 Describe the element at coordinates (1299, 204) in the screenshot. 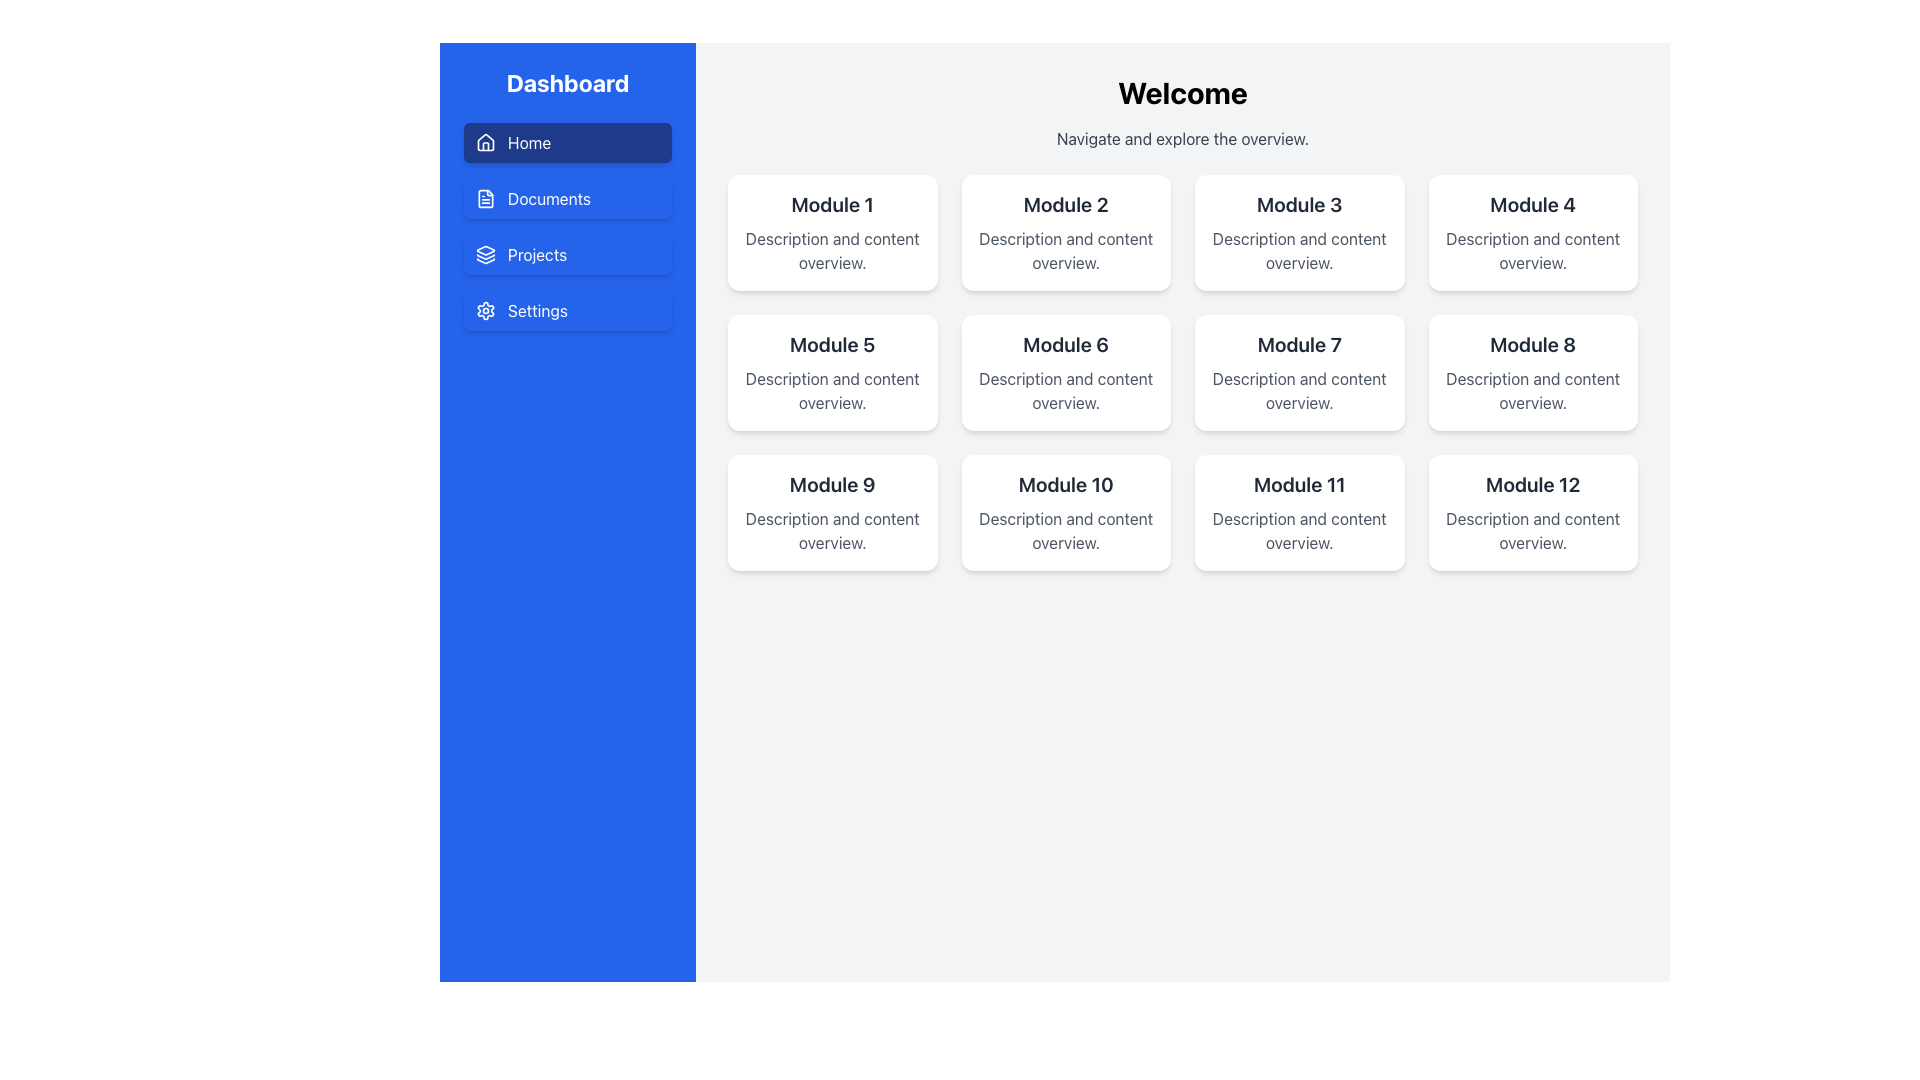

I see `the text element labeled 'Module 3', which is displayed in a bold, large font and located within a white card in the grid layout of module cards` at that location.